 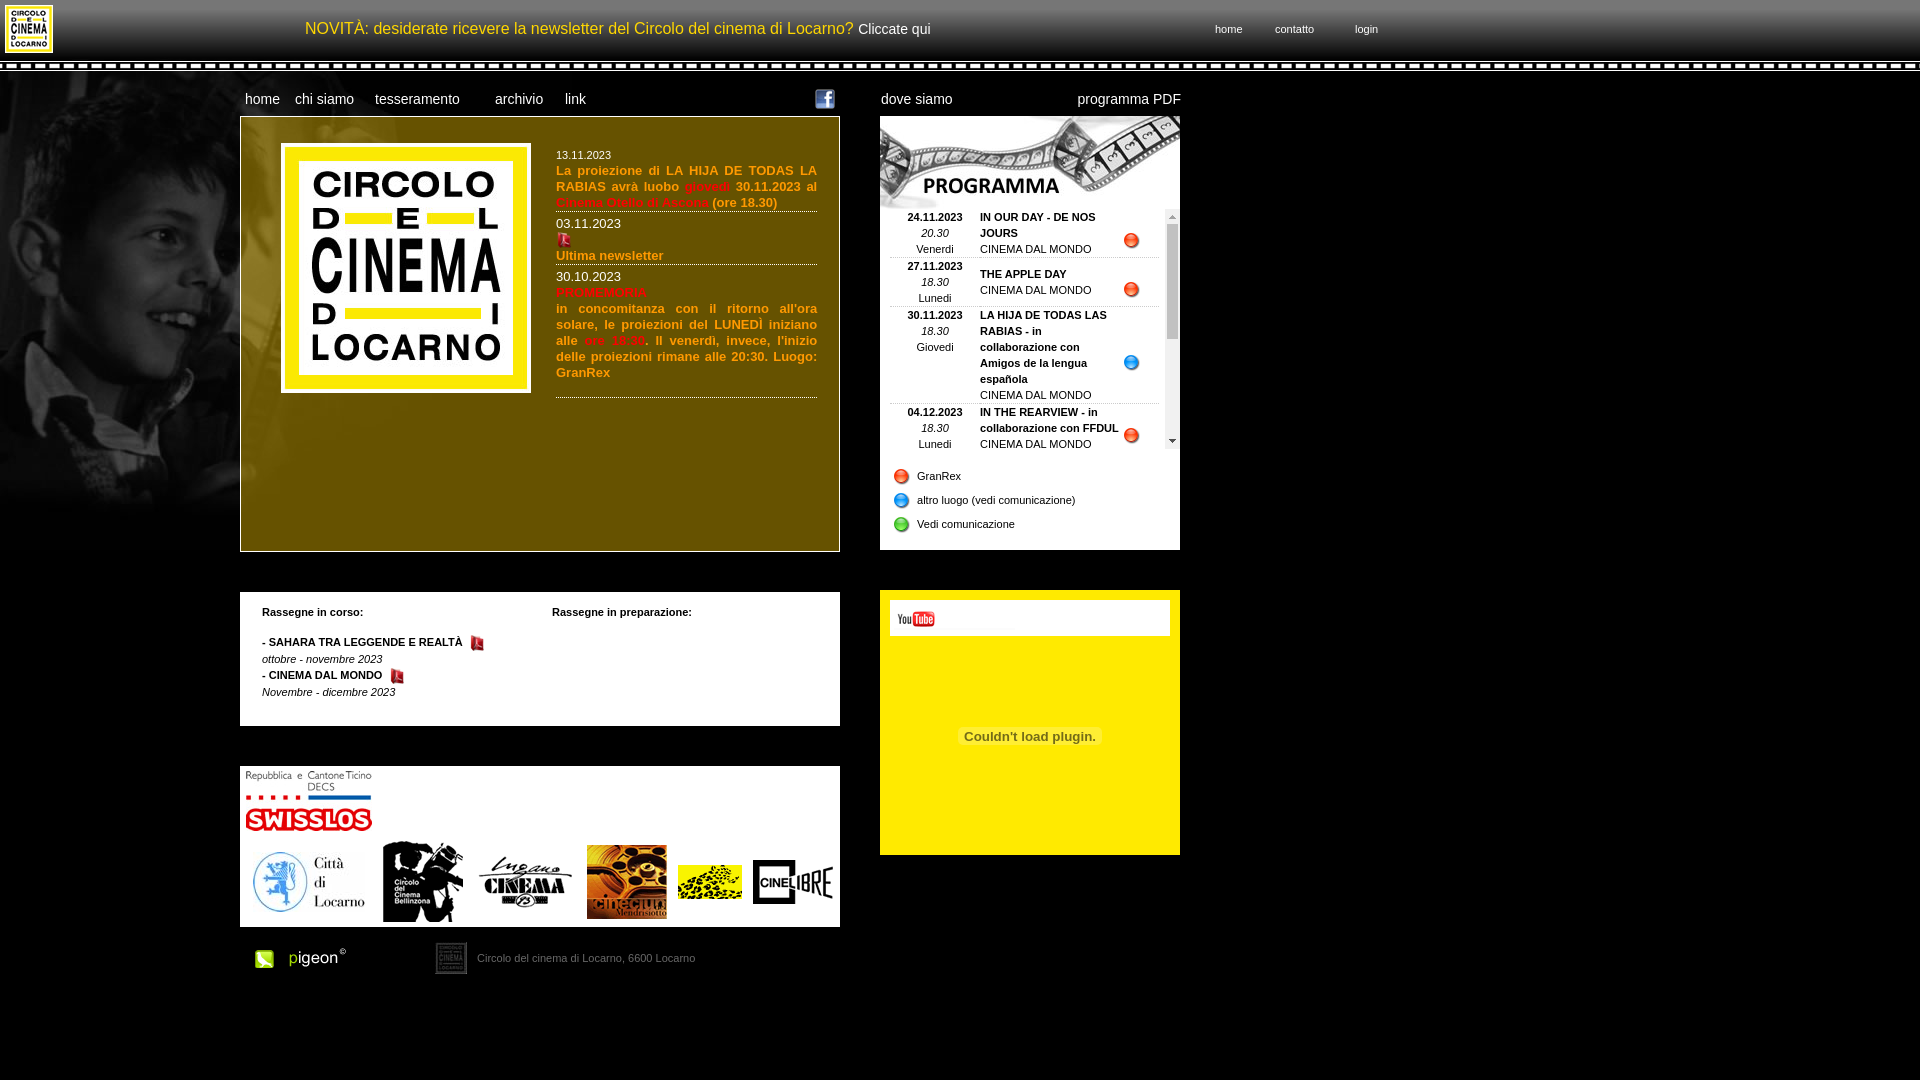 What do you see at coordinates (518, 97) in the screenshot?
I see `'archivio'` at bounding box center [518, 97].